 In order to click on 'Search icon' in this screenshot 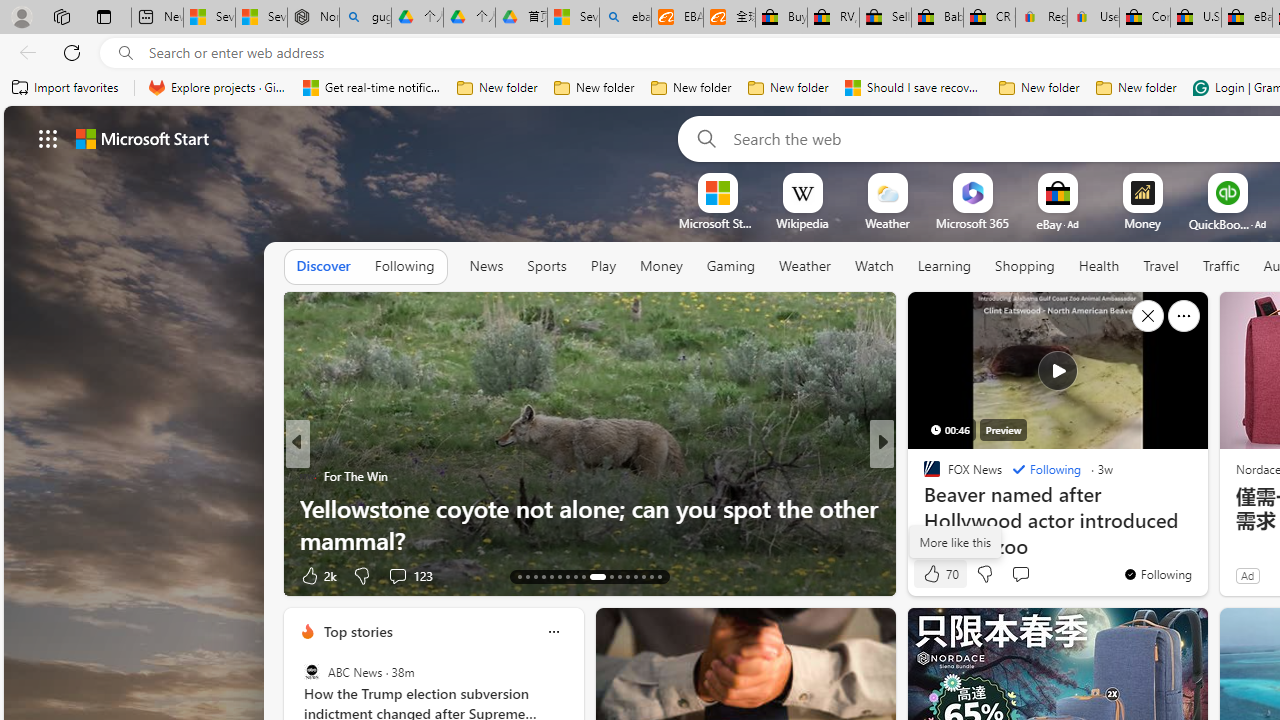, I will do `click(125, 52)`.